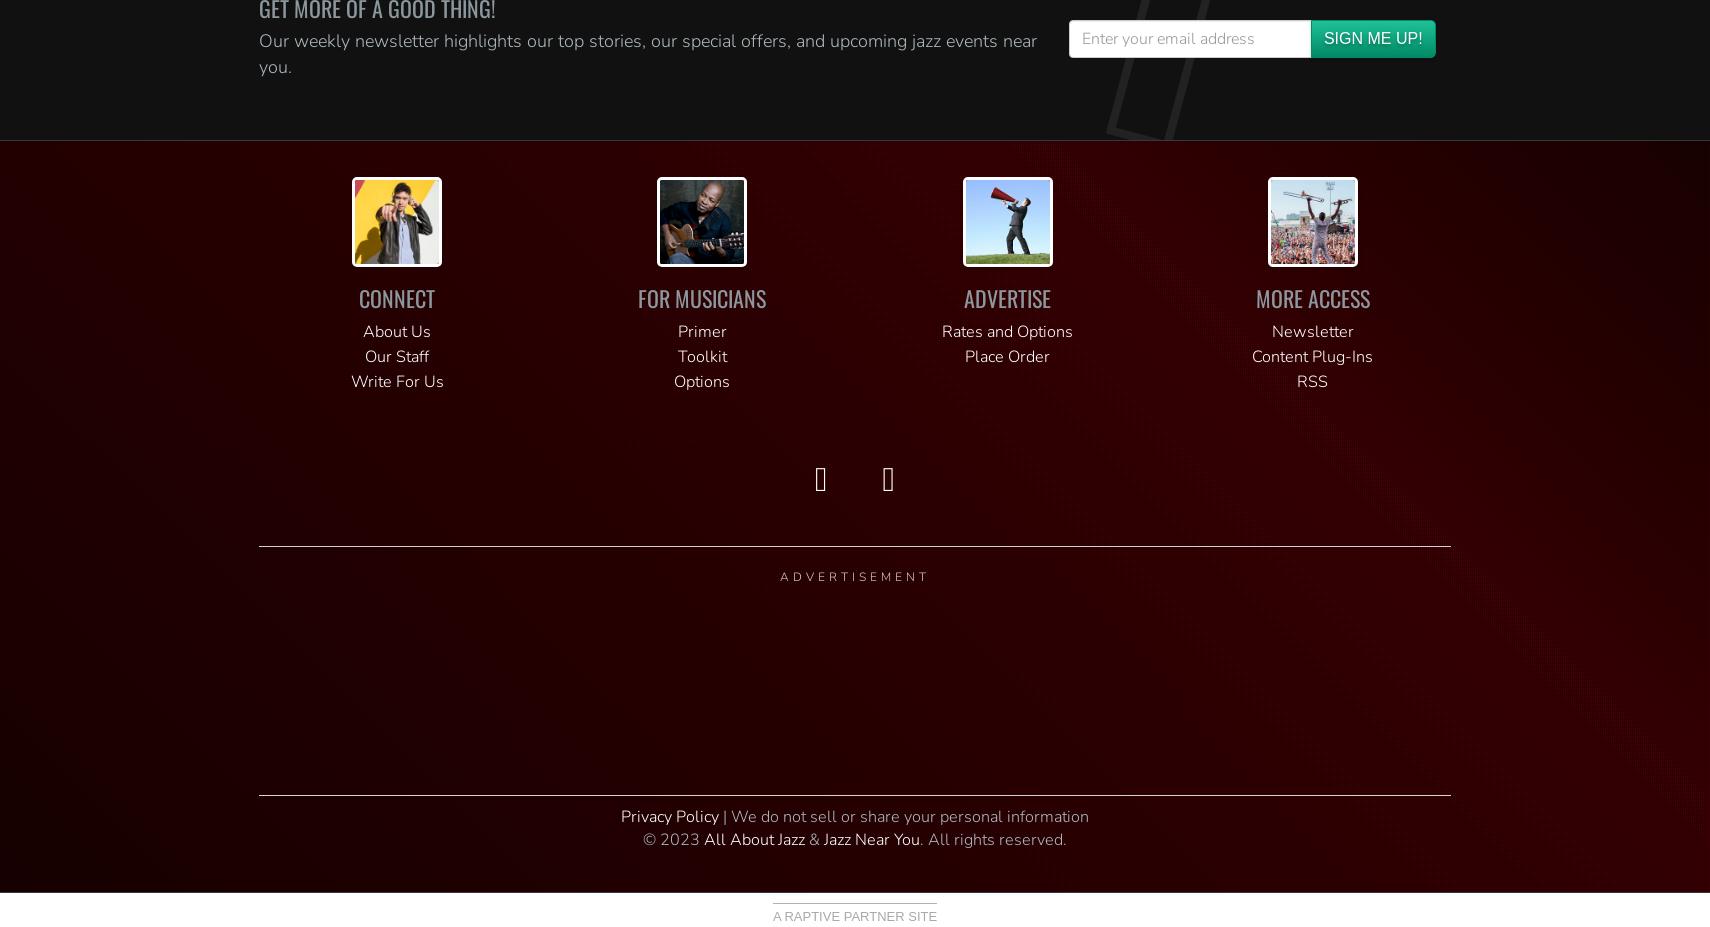 The image size is (1710, 927). What do you see at coordinates (814, 839) in the screenshot?
I see `'&'` at bounding box center [814, 839].